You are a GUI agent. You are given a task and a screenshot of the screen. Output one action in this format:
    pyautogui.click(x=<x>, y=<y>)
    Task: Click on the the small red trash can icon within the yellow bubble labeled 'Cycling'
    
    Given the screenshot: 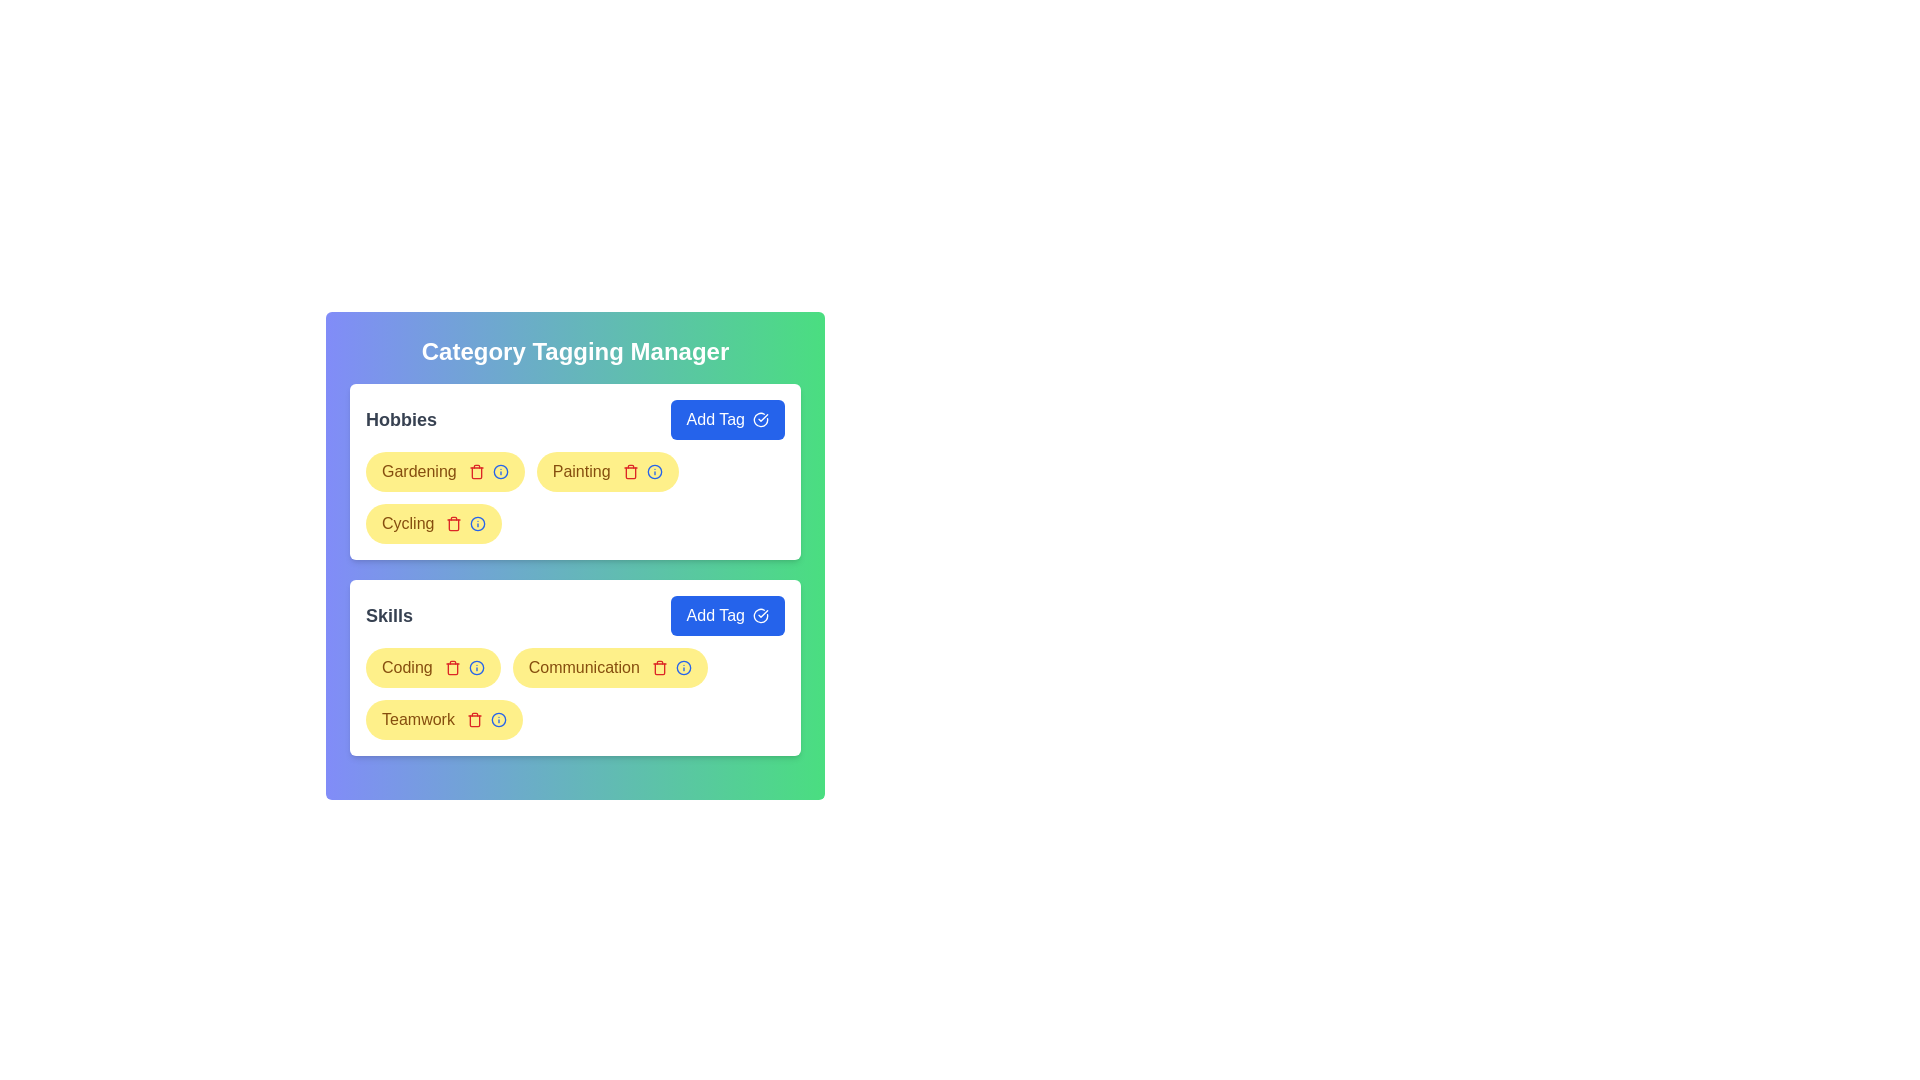 What is the action you would take?
    pyautogui.click(x=453, y=523)
    